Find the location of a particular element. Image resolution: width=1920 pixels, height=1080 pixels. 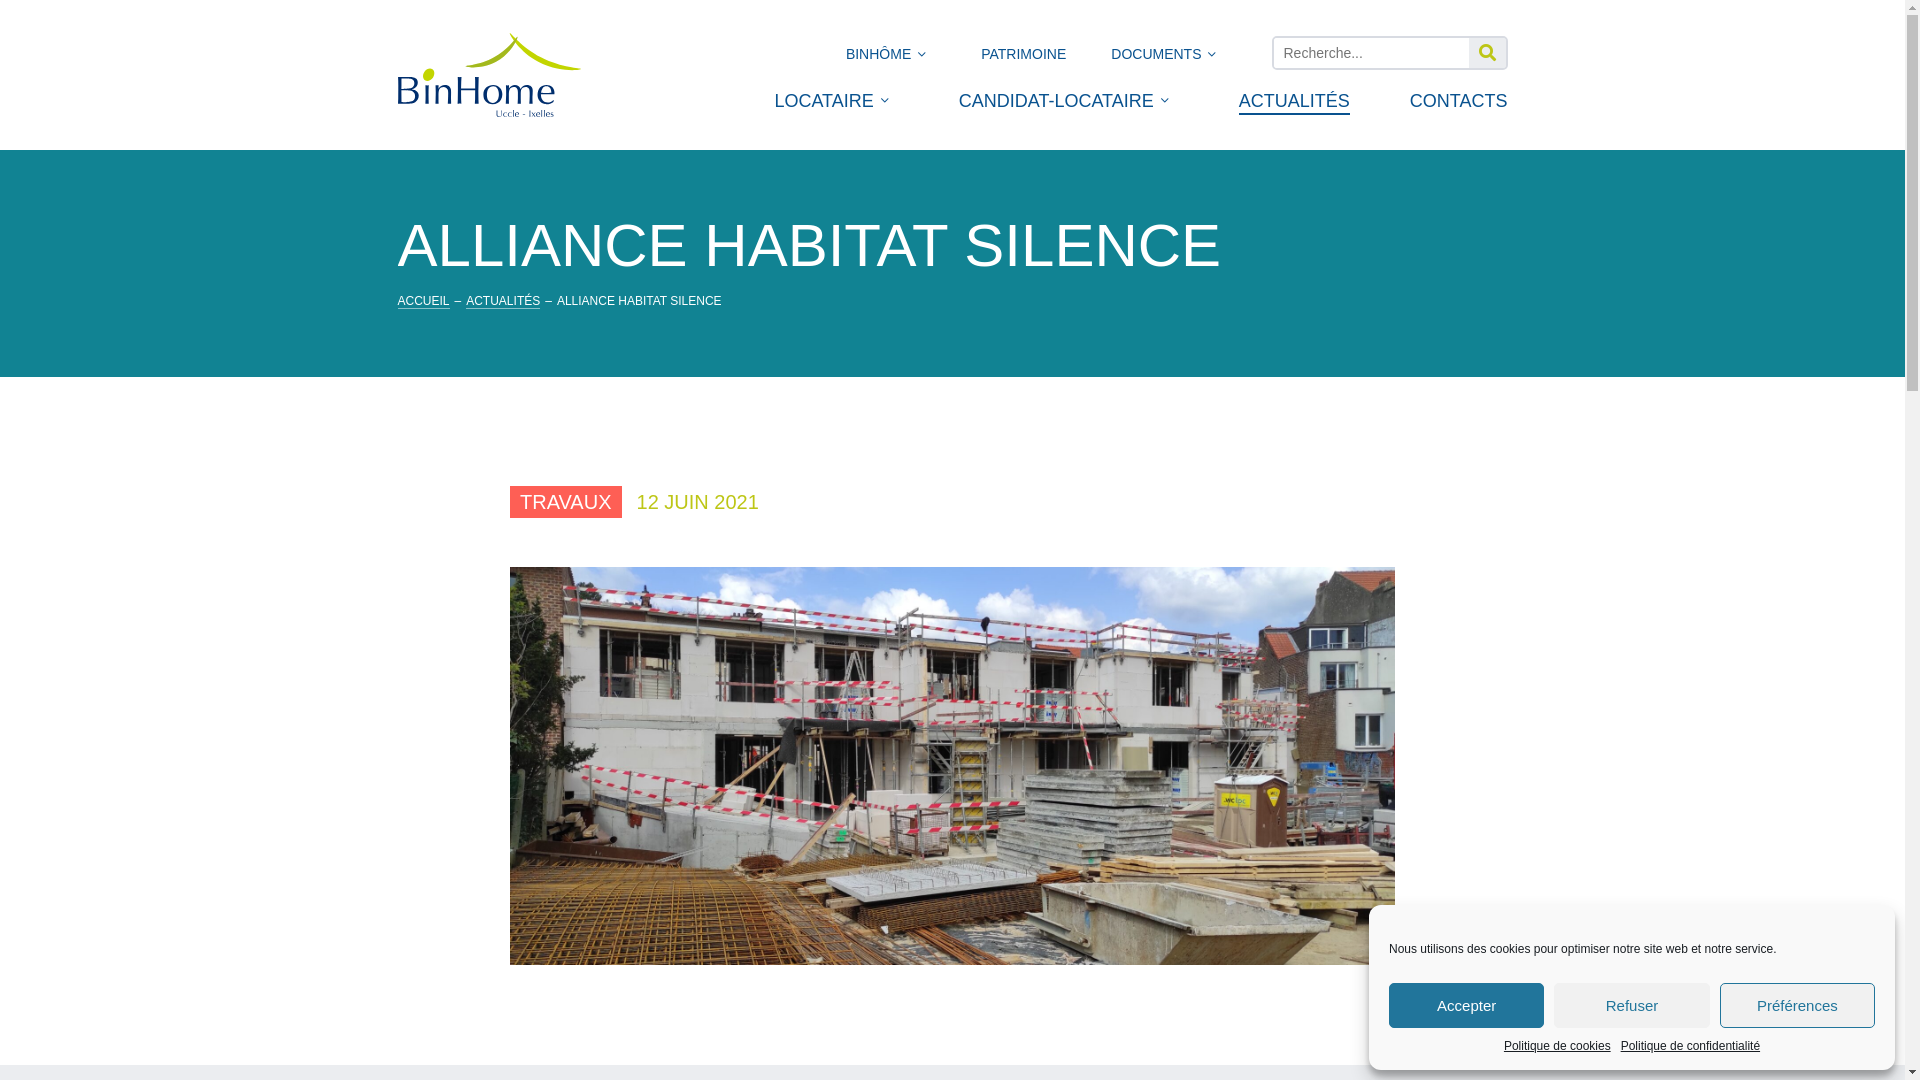

'PATRIMOINE' is located at coordinates (1023, 58).